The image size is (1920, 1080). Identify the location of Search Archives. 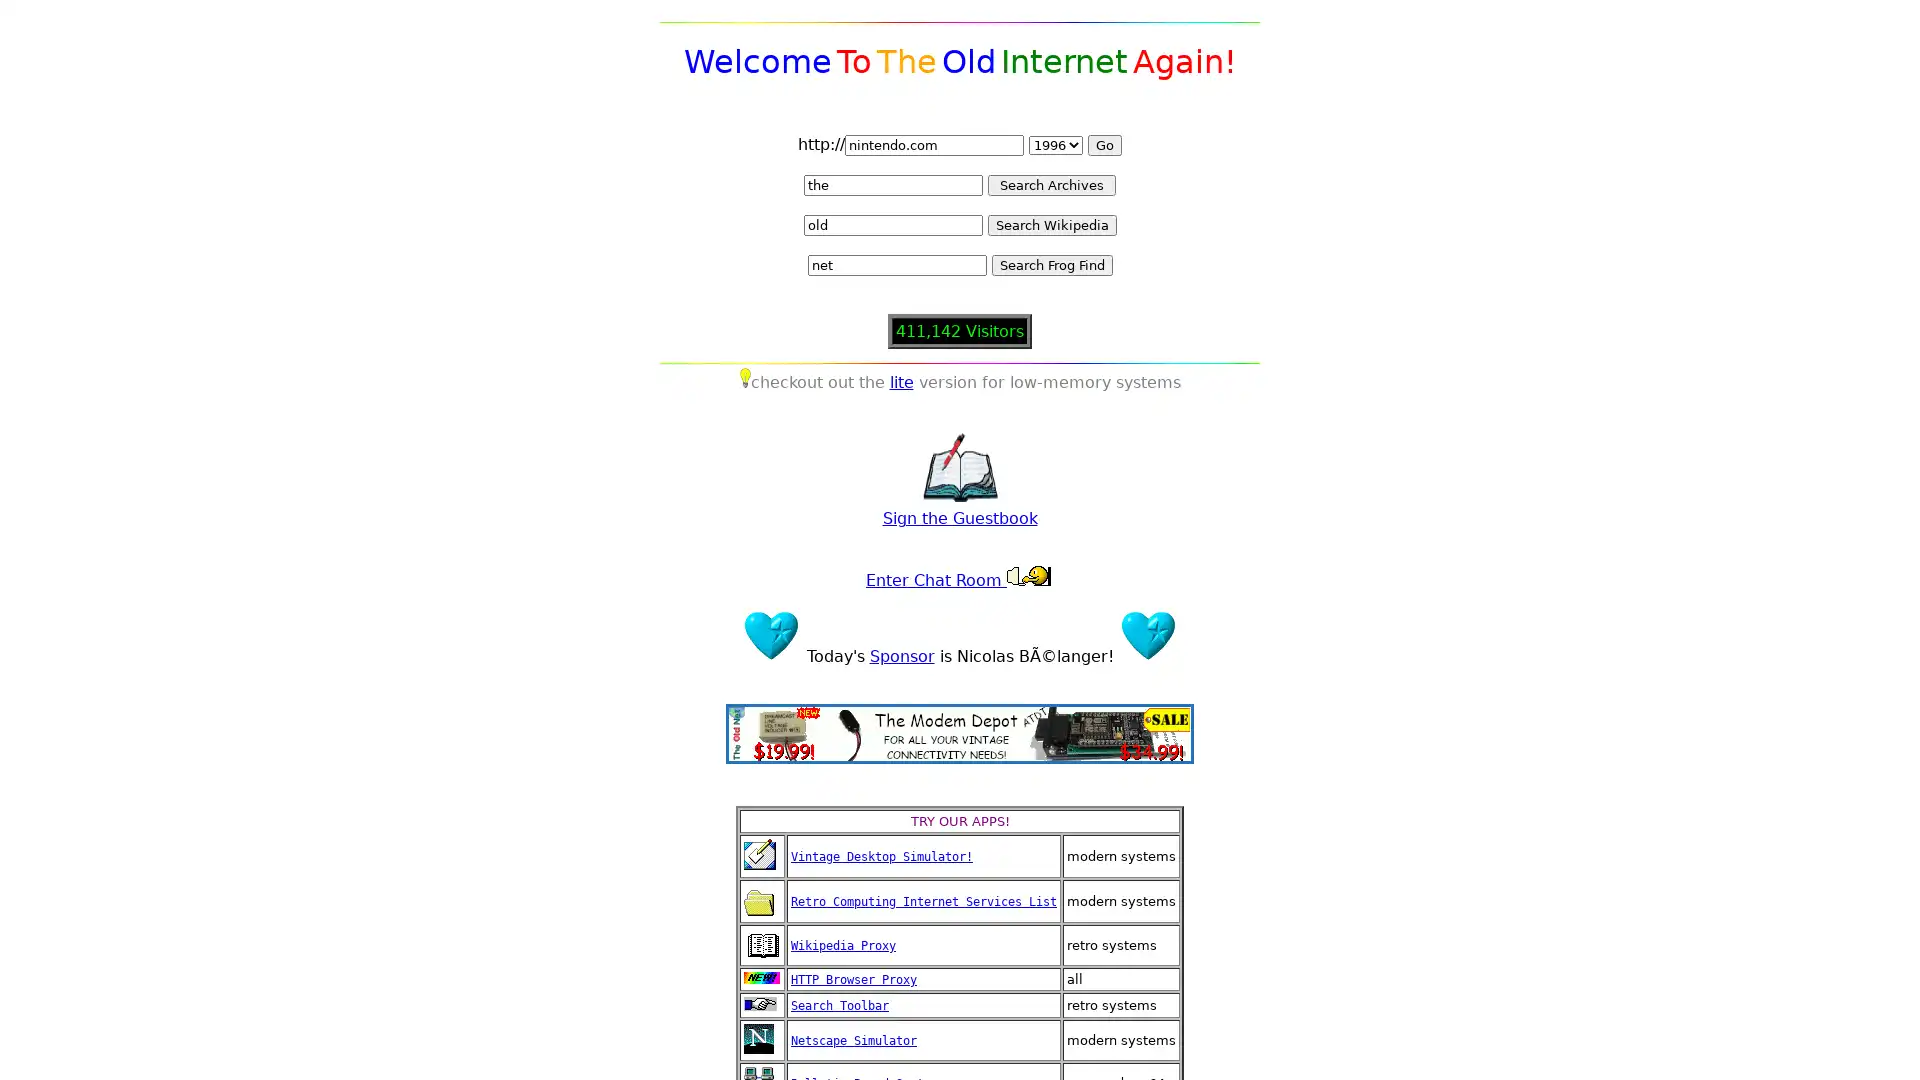
(1050, 185).